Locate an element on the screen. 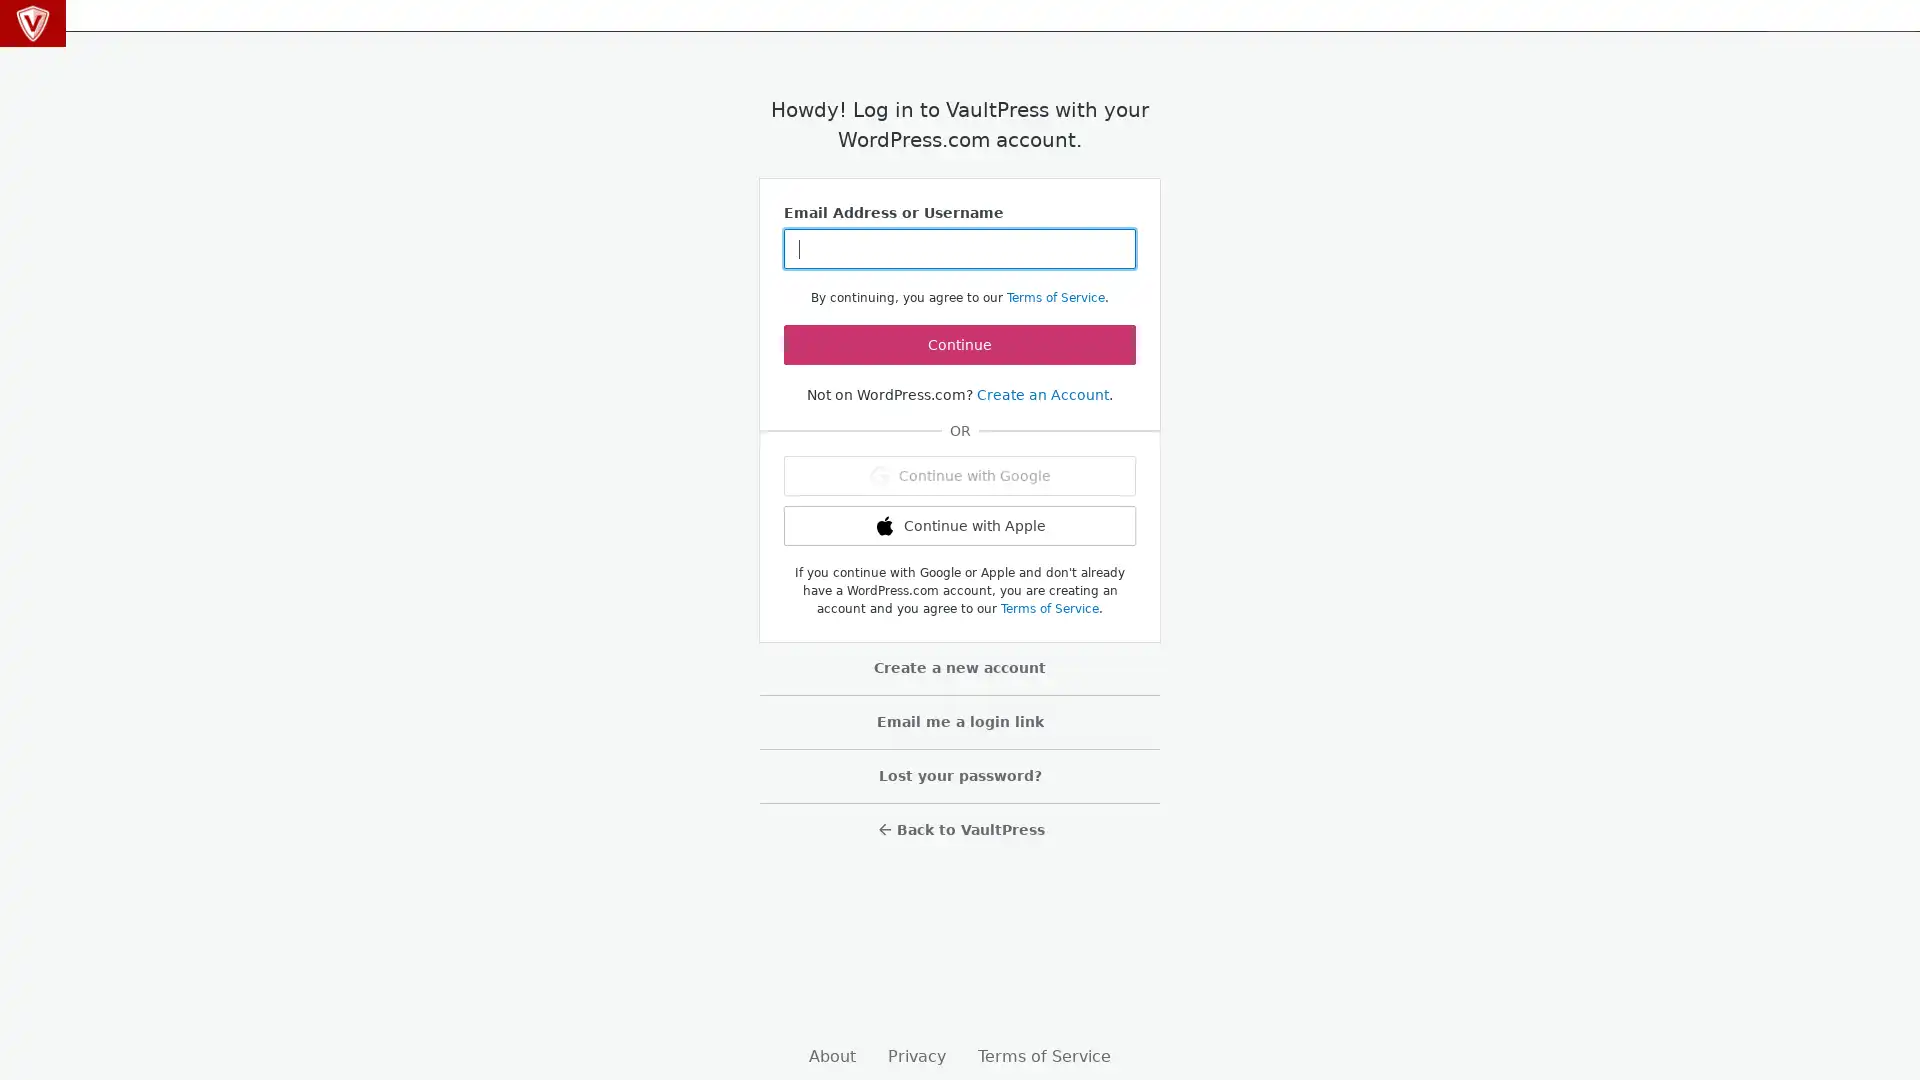 Image resolution: width=1920 pixels, height=1080 pixels. Continue with Google is located at coordinates (960, 475).